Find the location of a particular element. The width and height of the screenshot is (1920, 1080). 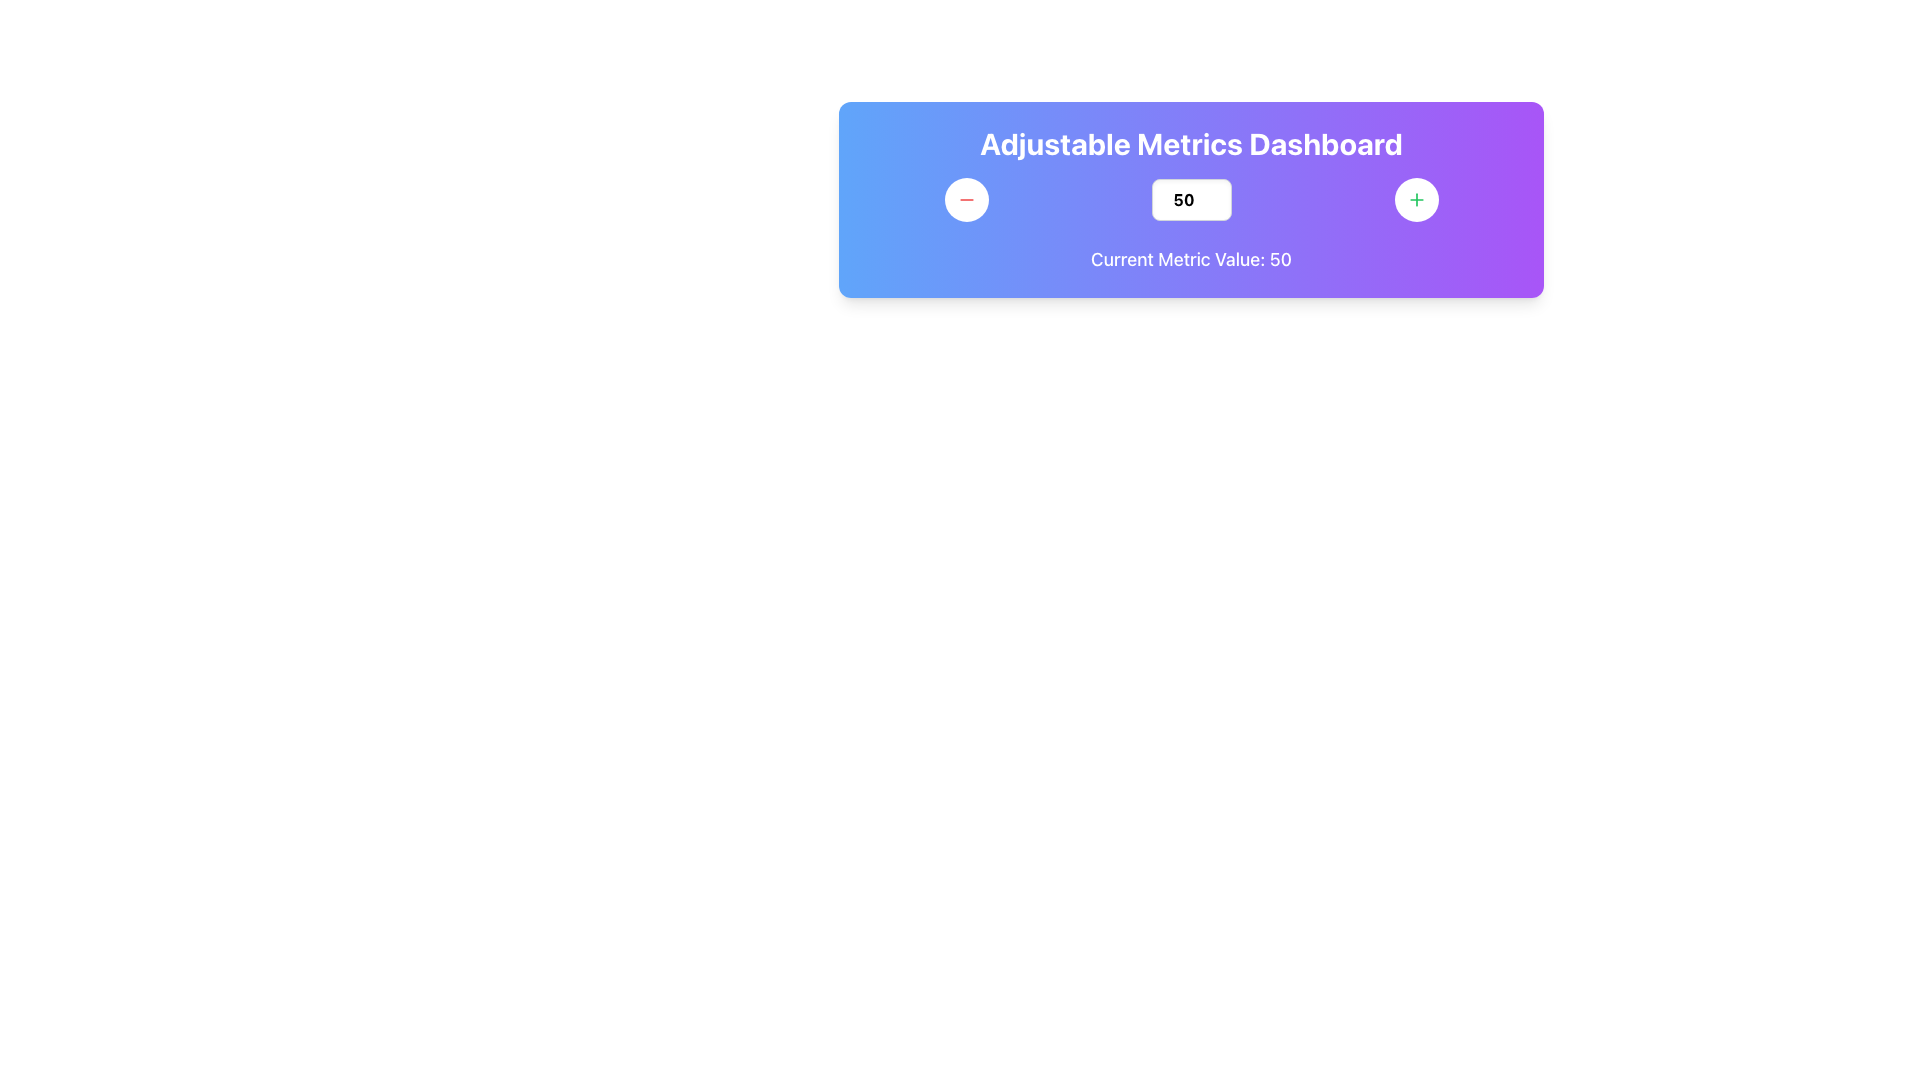

the decrement button located slightly left of the numerical input field to decrease the displayed value is located at coordinates (966, 200).